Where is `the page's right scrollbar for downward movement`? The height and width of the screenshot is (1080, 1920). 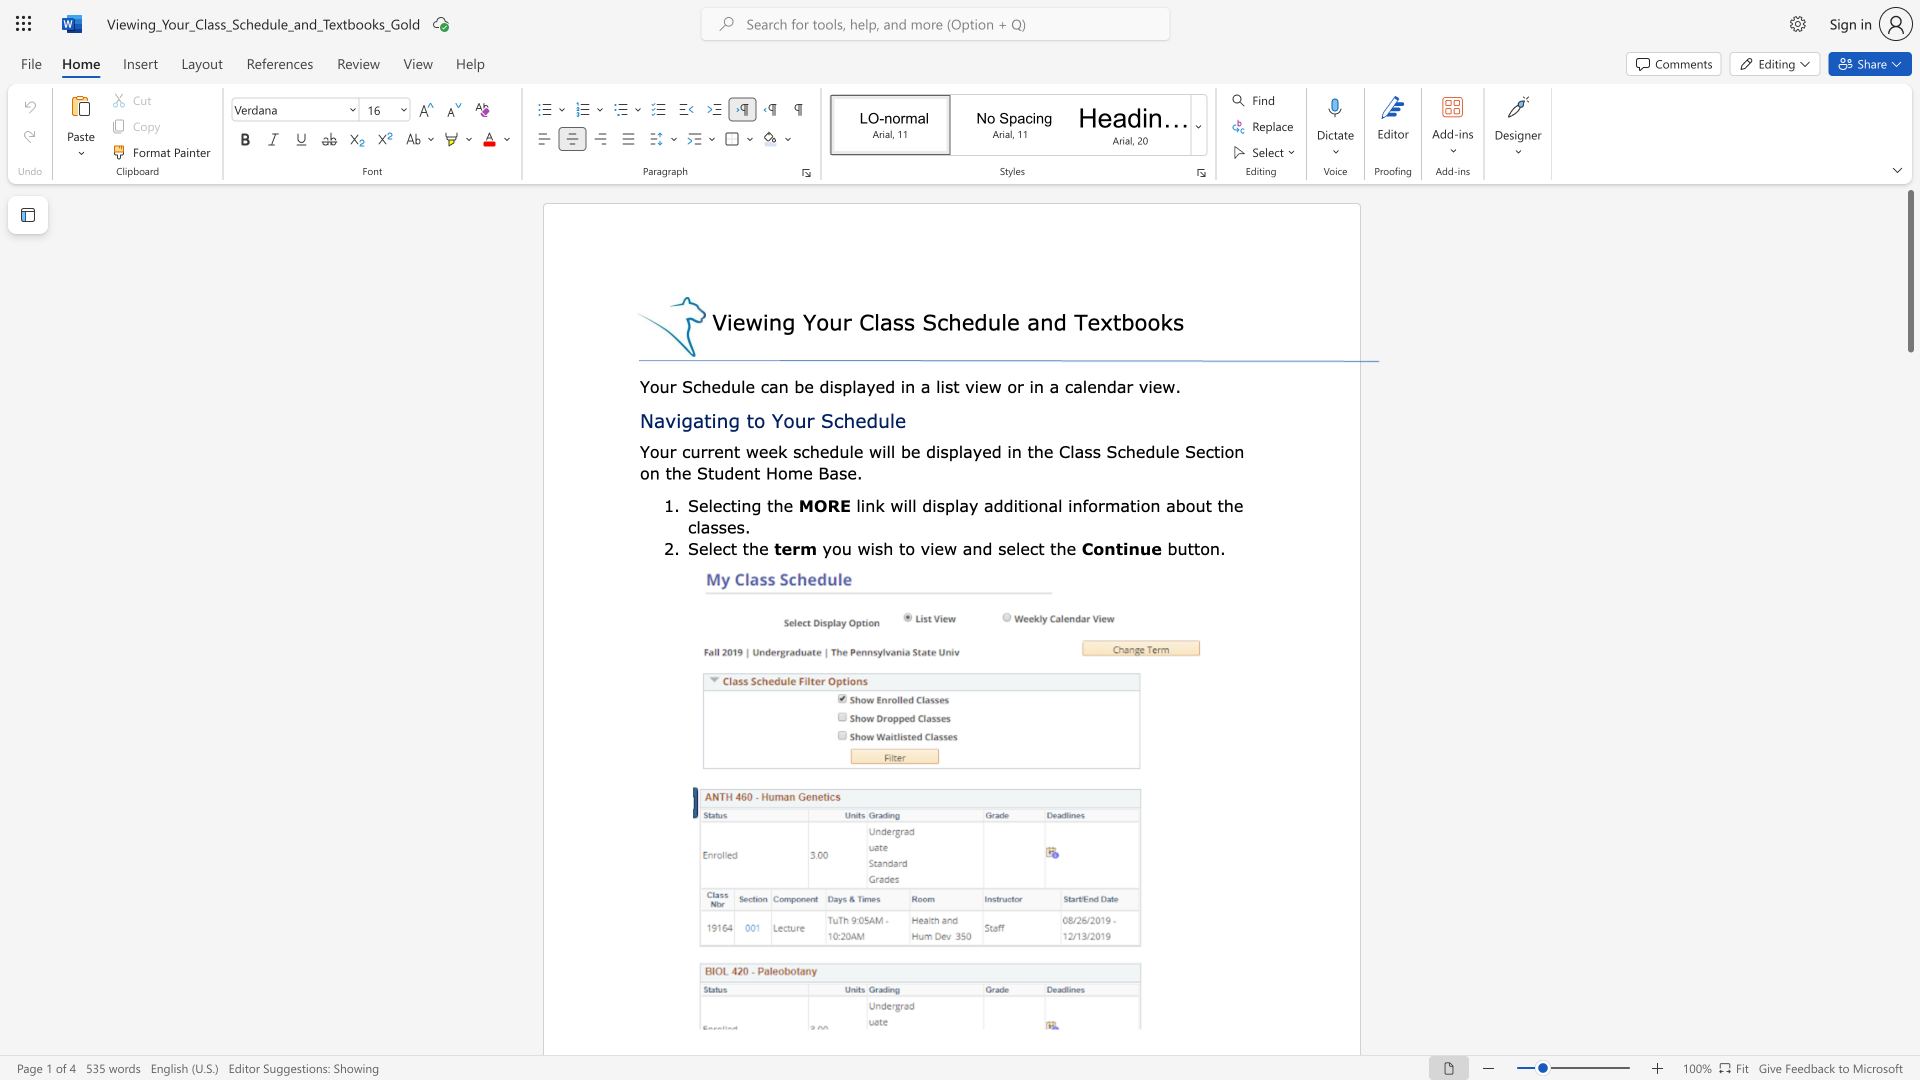 the page's right scrollbar for downward movement is located at coordinates (1909, 380).